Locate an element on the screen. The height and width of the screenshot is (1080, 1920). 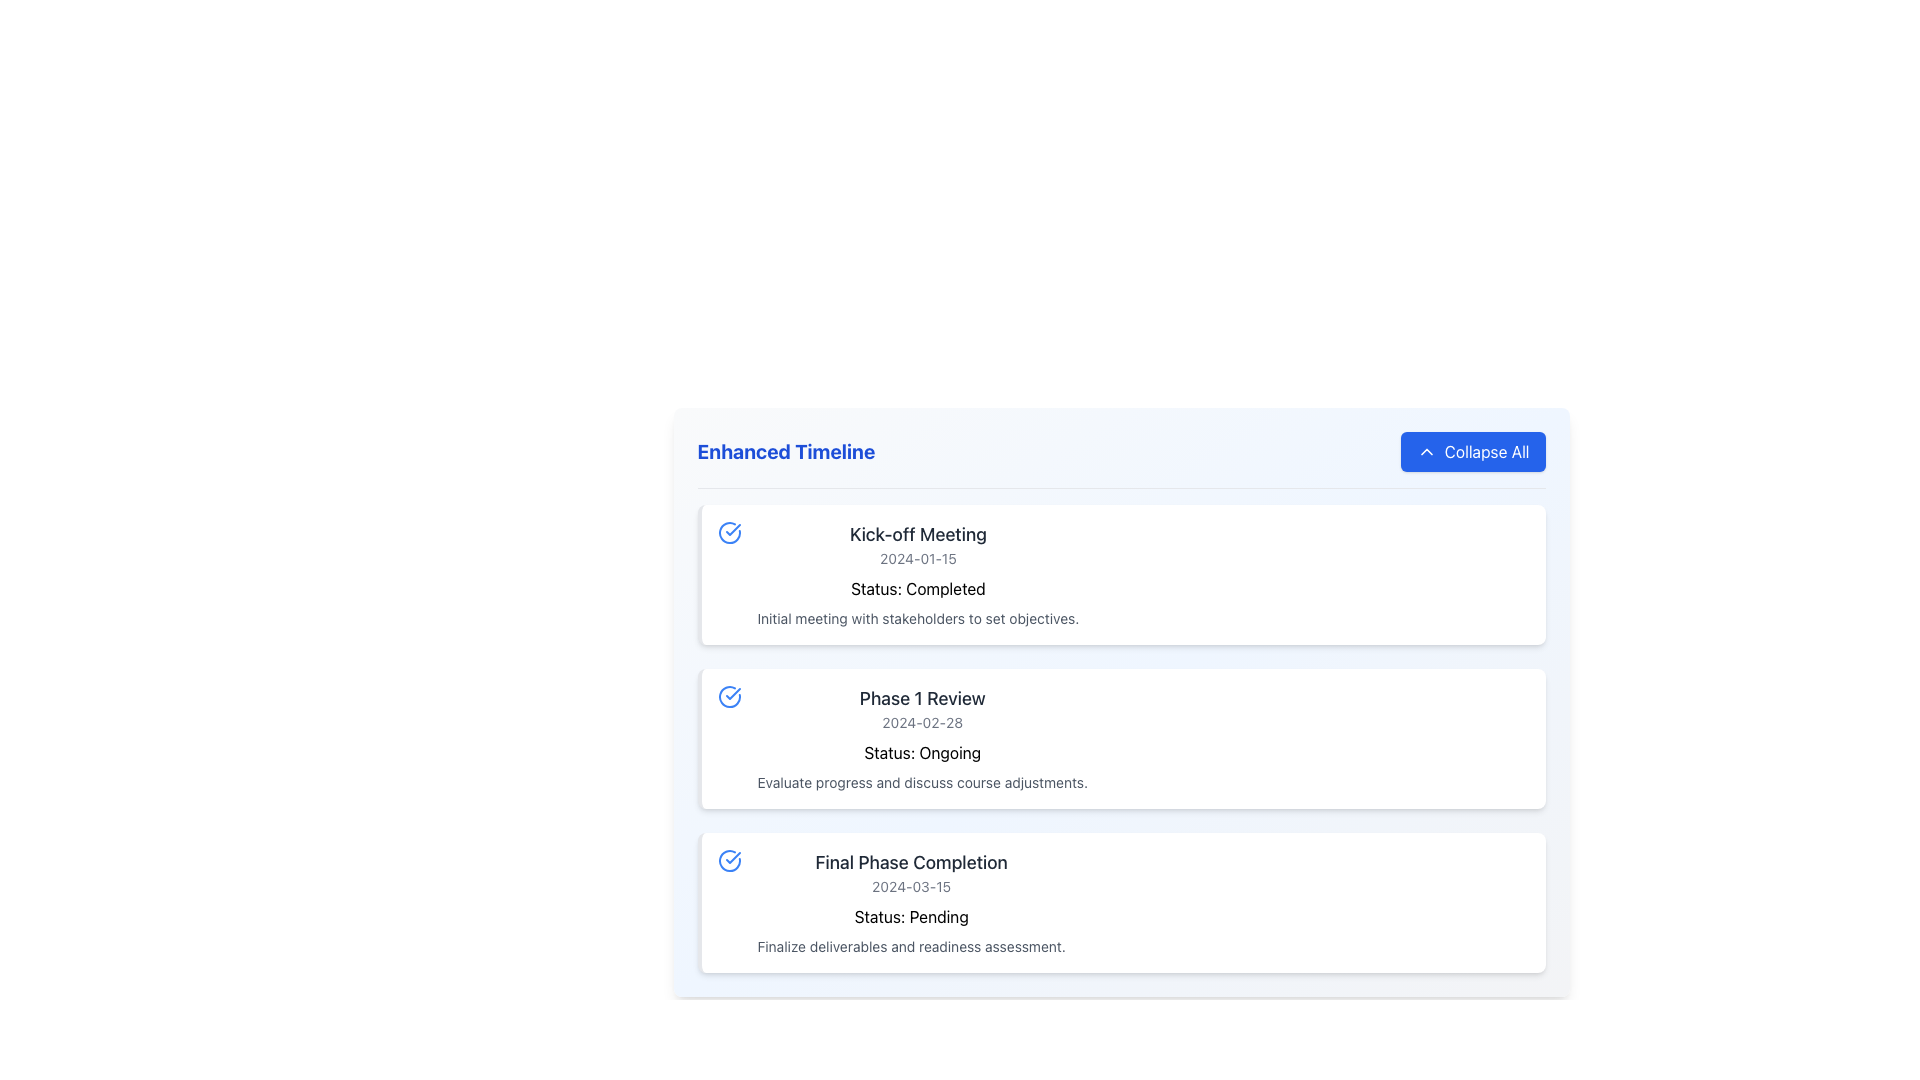
the 'Phase 1 Review' textual information block within the Enhanced Timeline section is located at coordinates (921, 739).